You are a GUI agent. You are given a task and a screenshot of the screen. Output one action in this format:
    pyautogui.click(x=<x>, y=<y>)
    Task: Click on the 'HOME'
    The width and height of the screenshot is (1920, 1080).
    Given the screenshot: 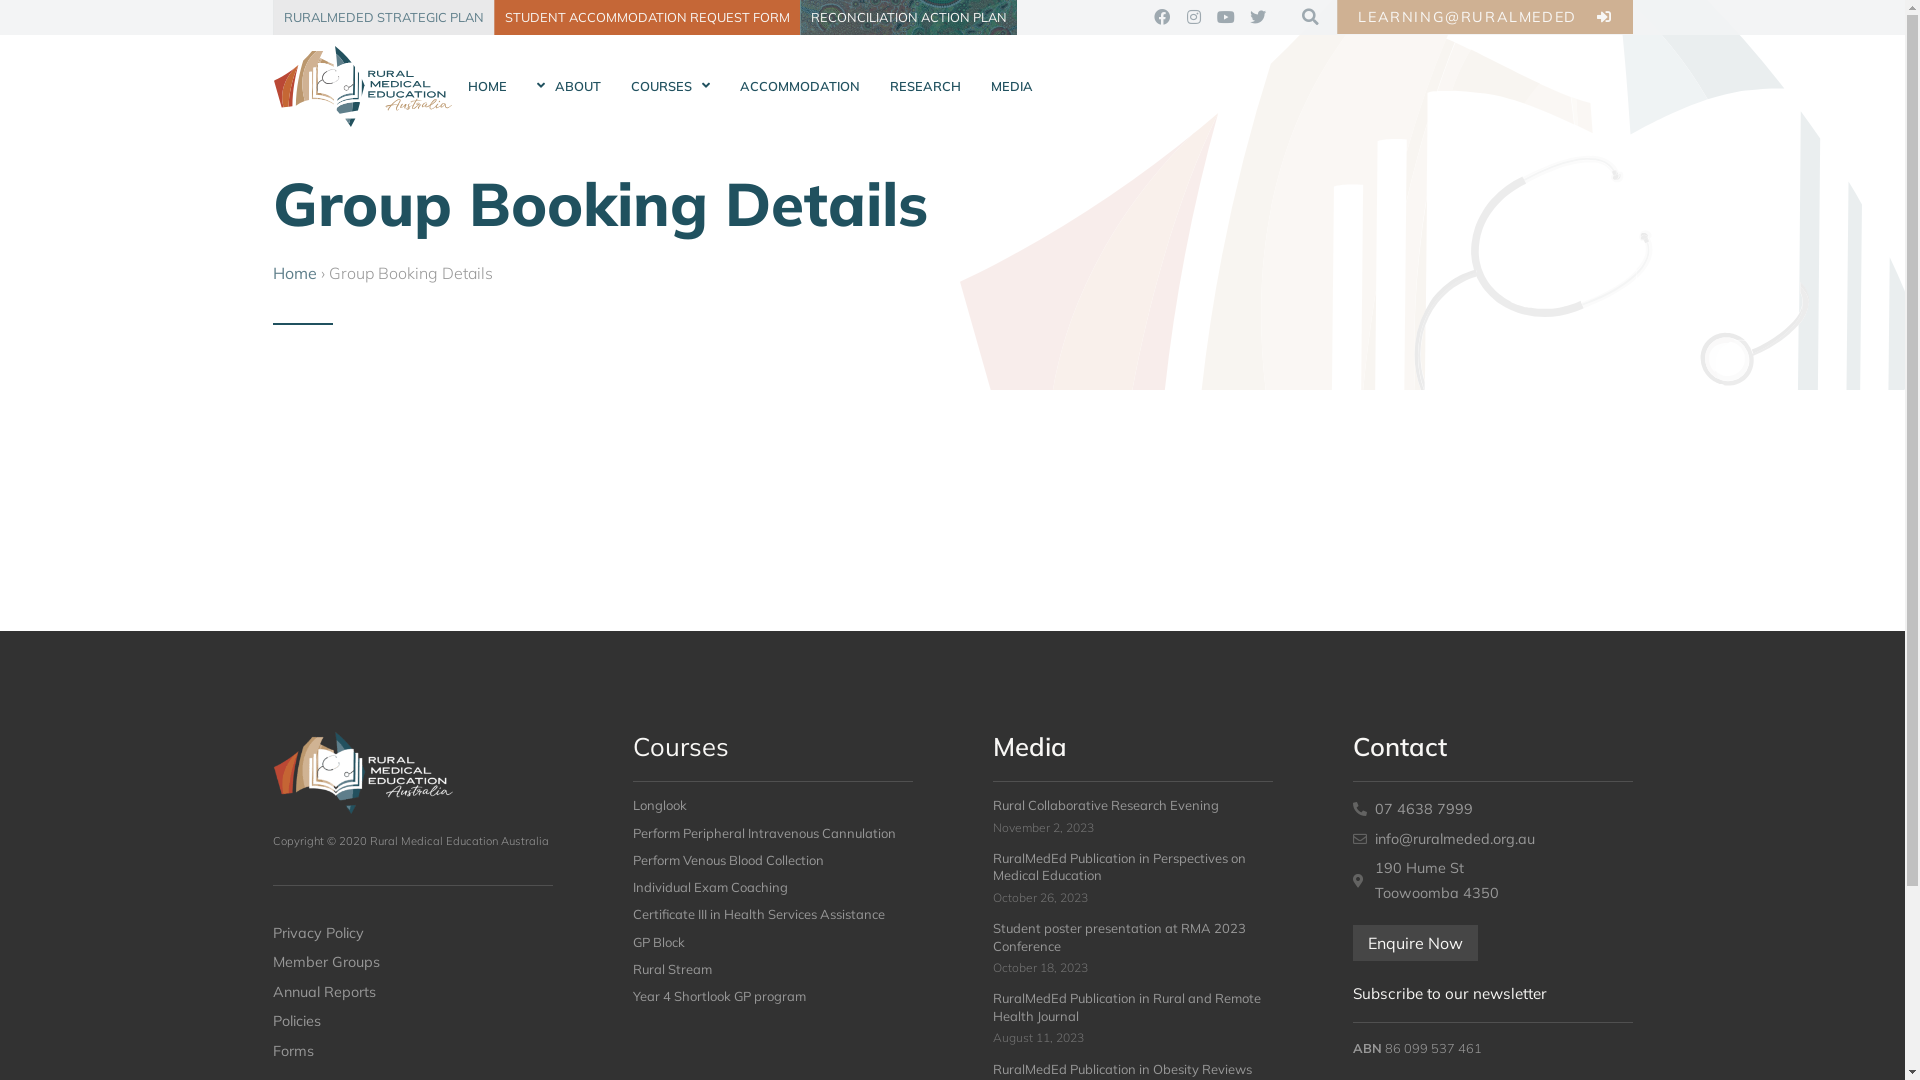 What is the action you would take?
    pyautogui.click(x=486, y=86)
    